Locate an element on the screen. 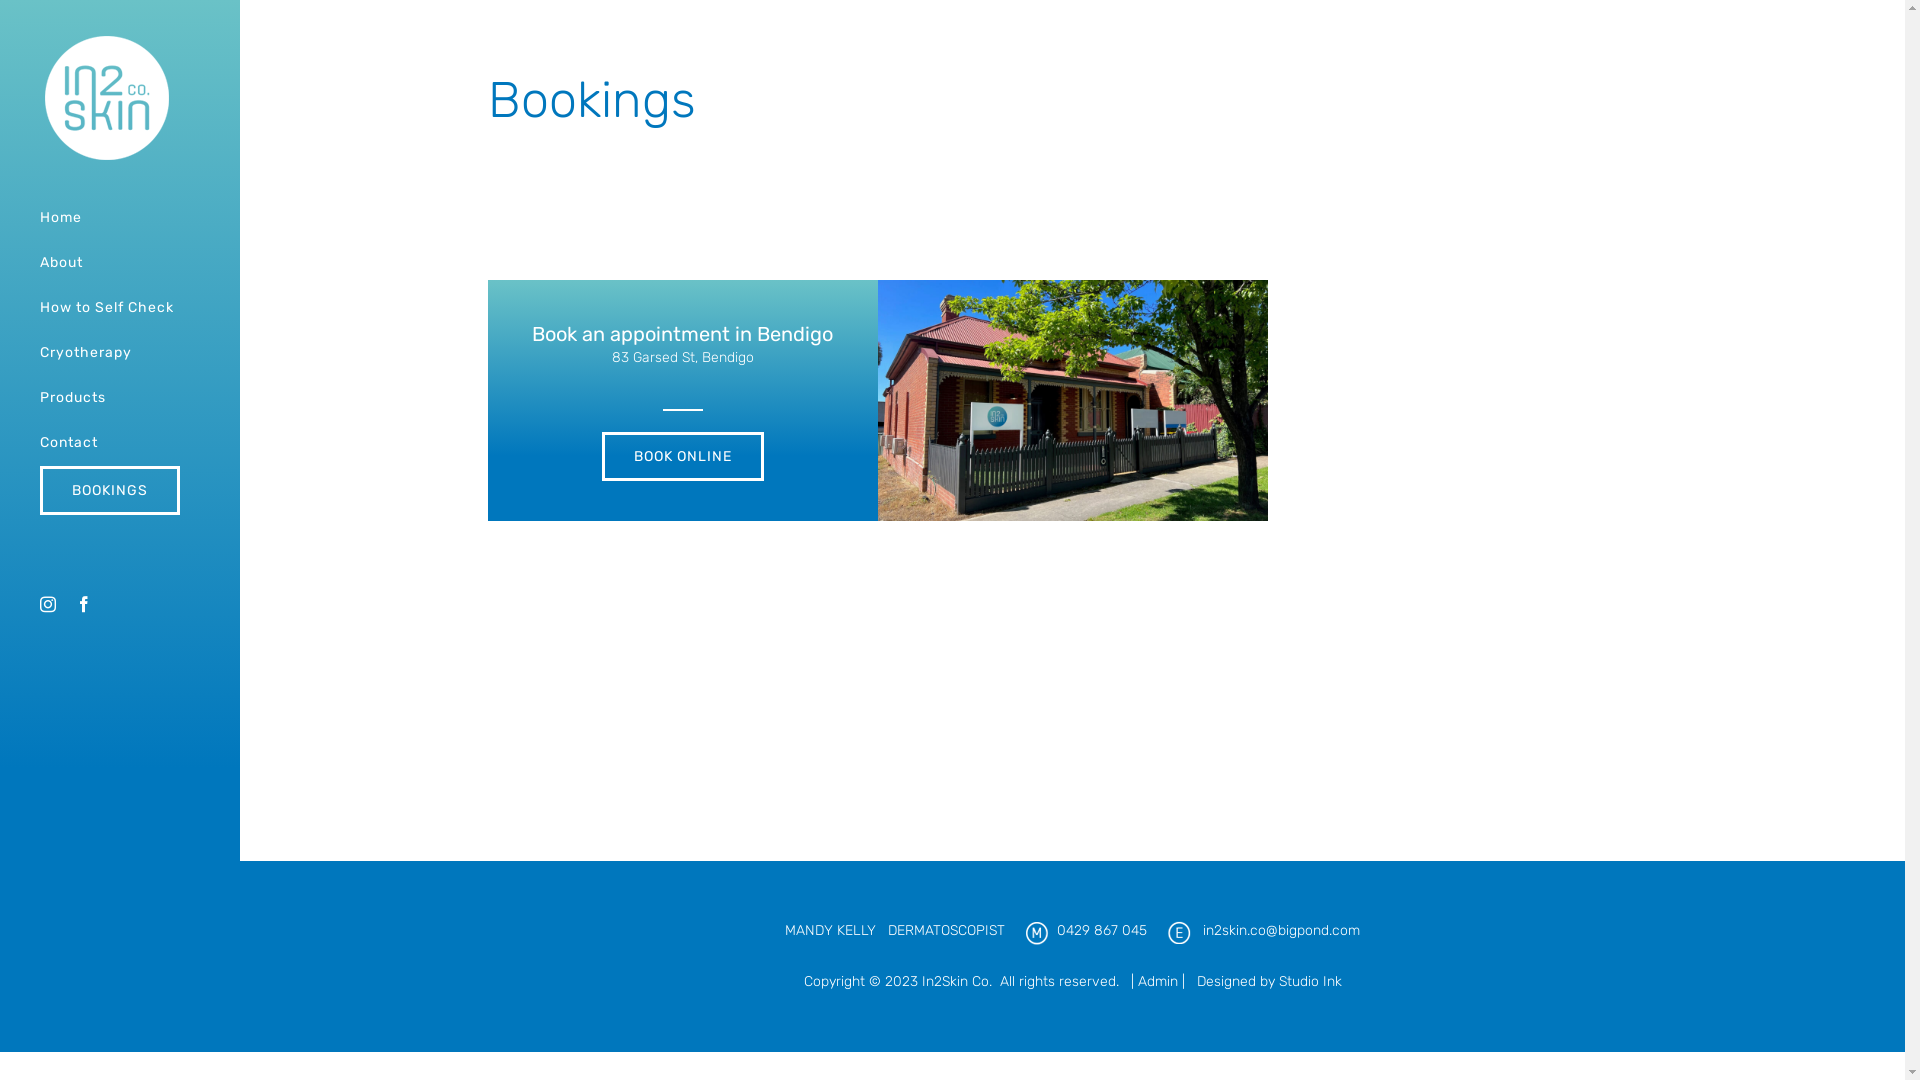 The height and width of the screenshot is (1080, 1920). 'Home' is located at coordinates (118, 218).